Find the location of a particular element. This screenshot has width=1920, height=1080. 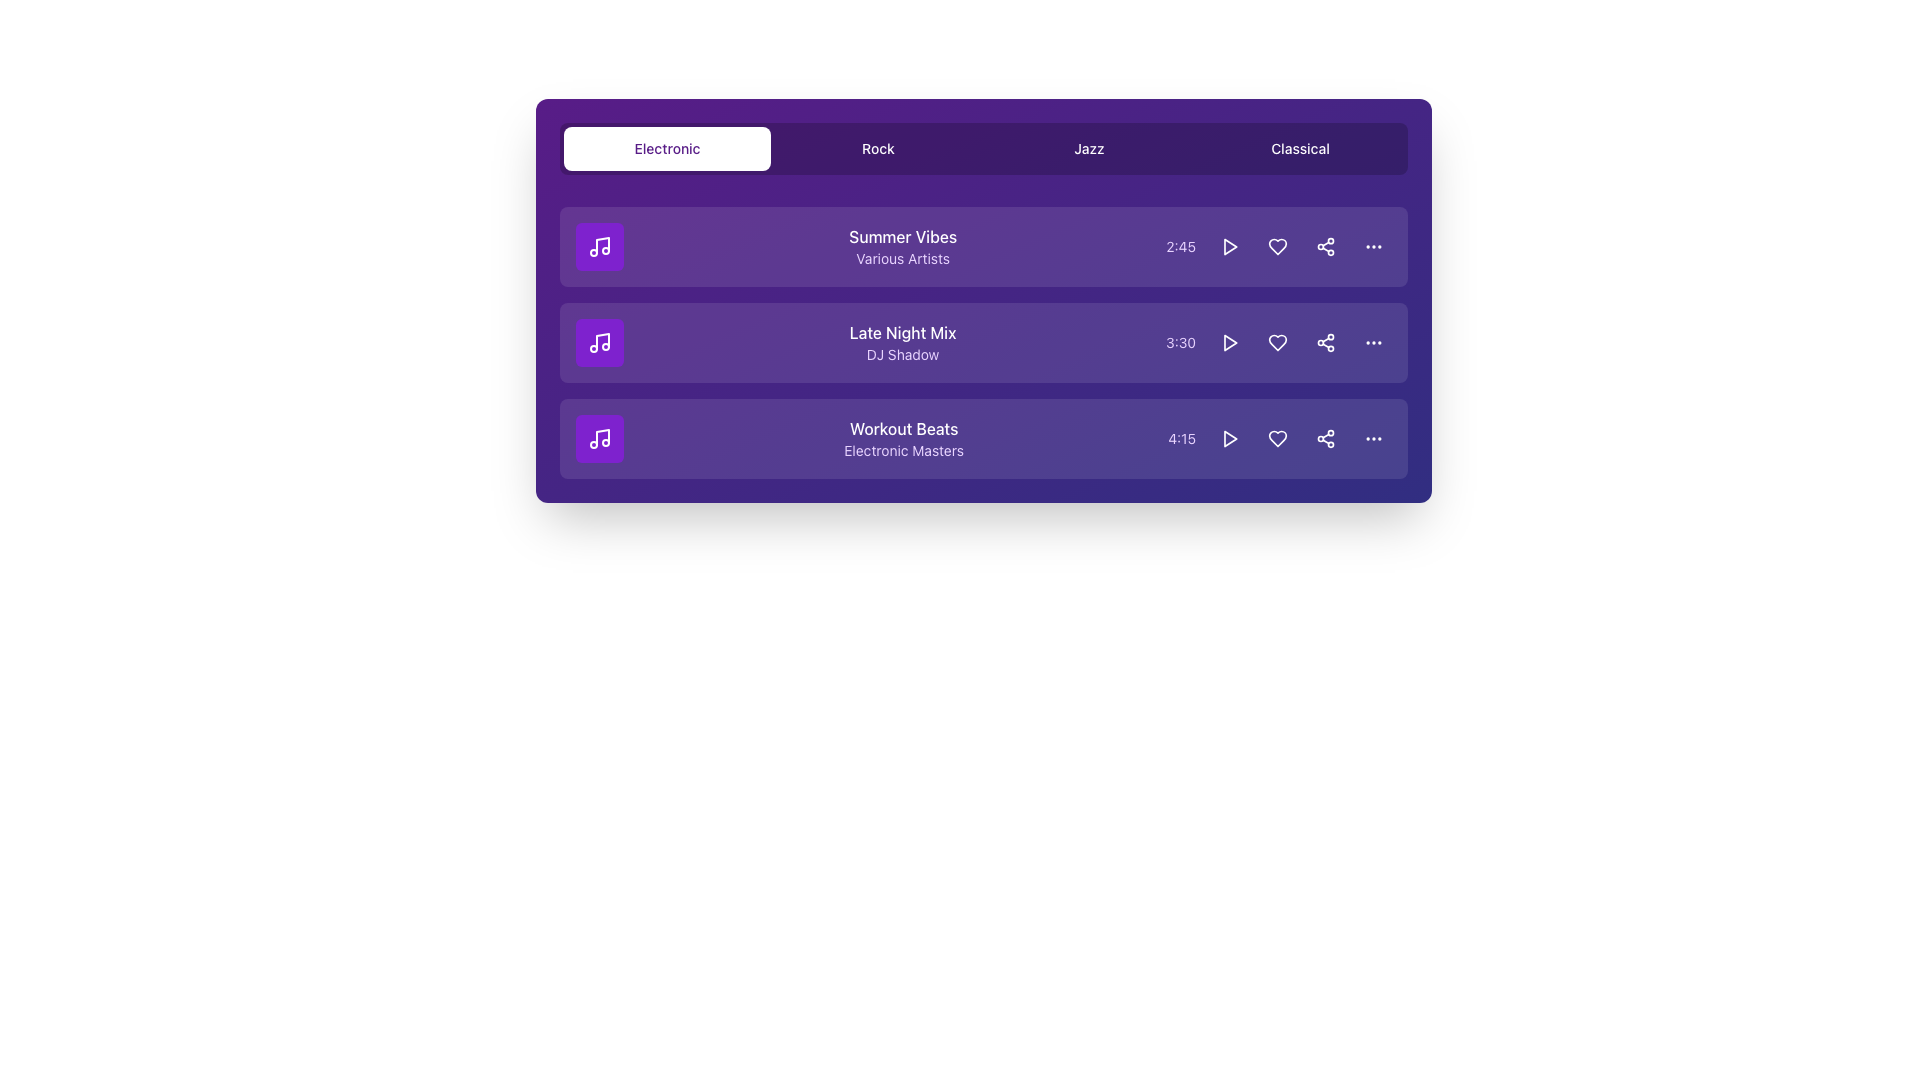

the circular 'share' button with a purple background and a 'share' icon consisting of three interconnected circles is located at coordinates (1325, 245).